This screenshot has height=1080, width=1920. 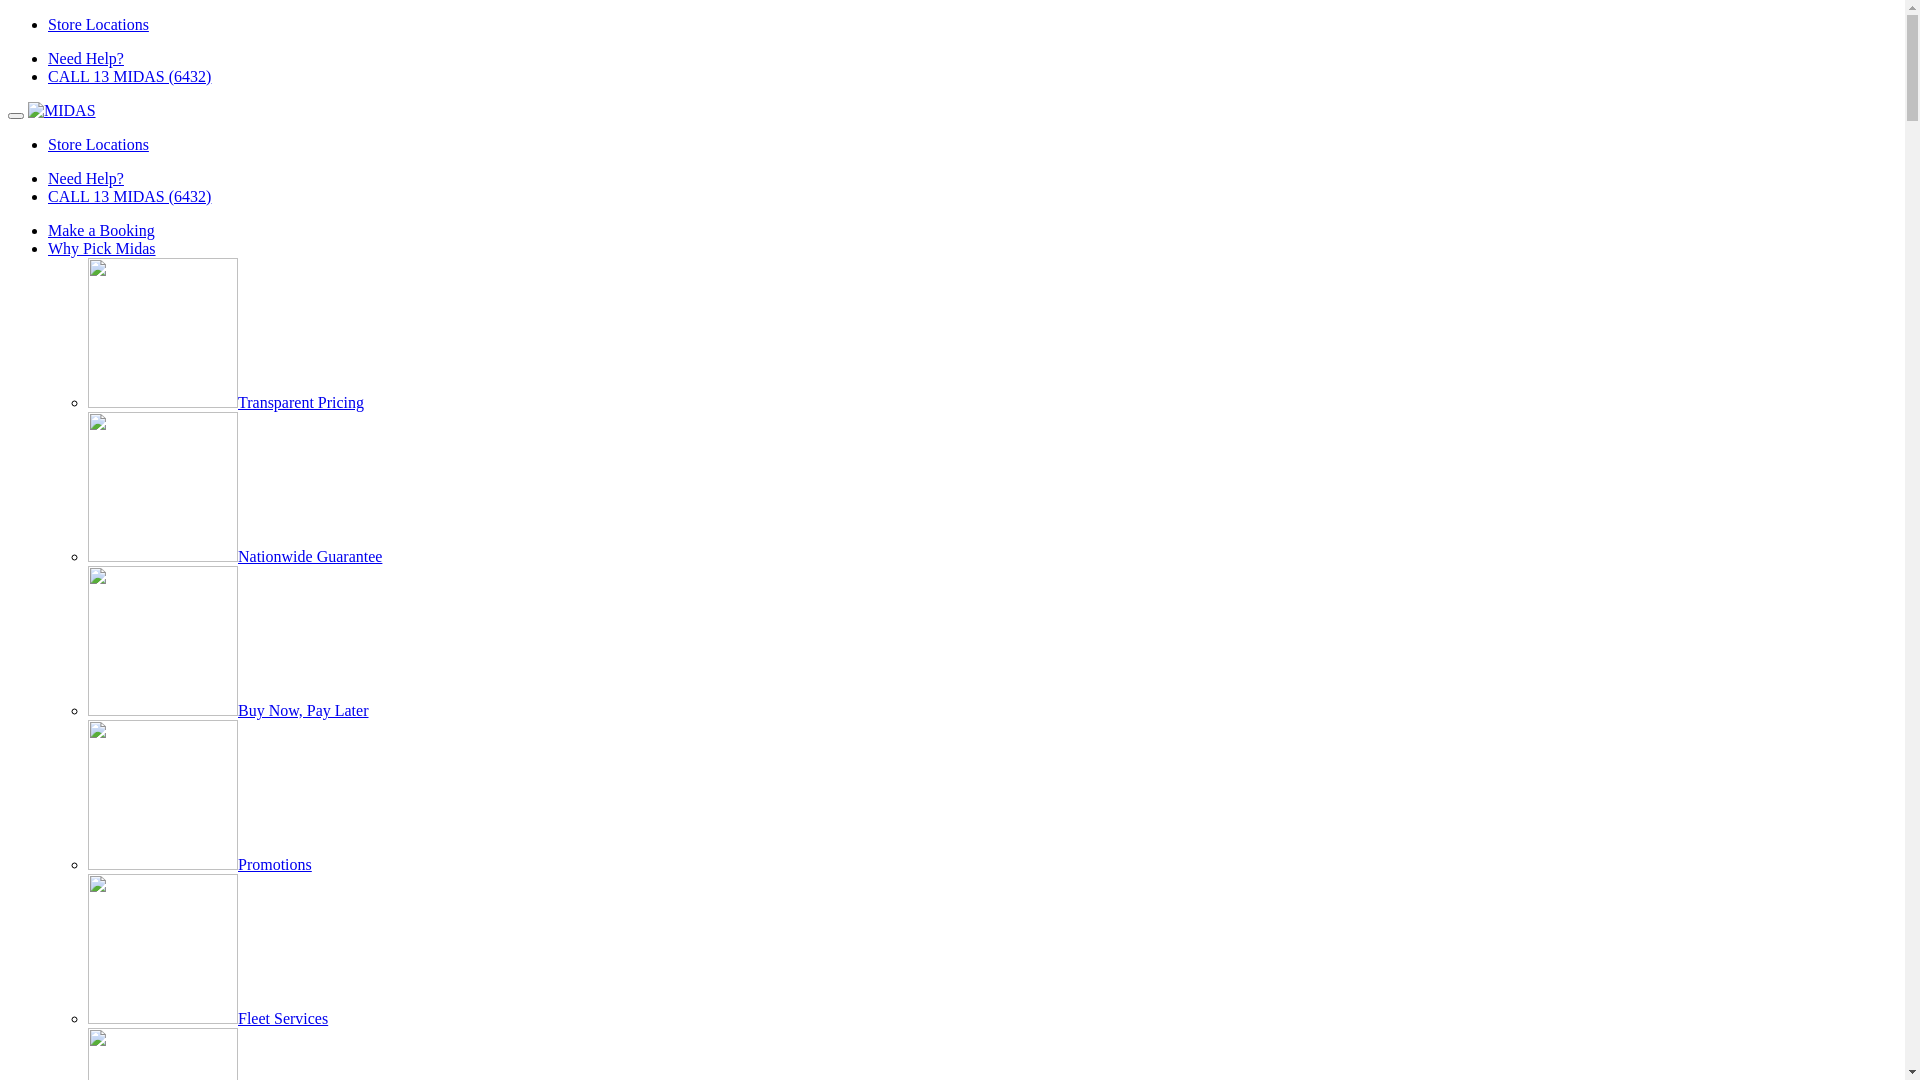 I want to click on 'Why Pick Midas', so click(x=48, y=247).